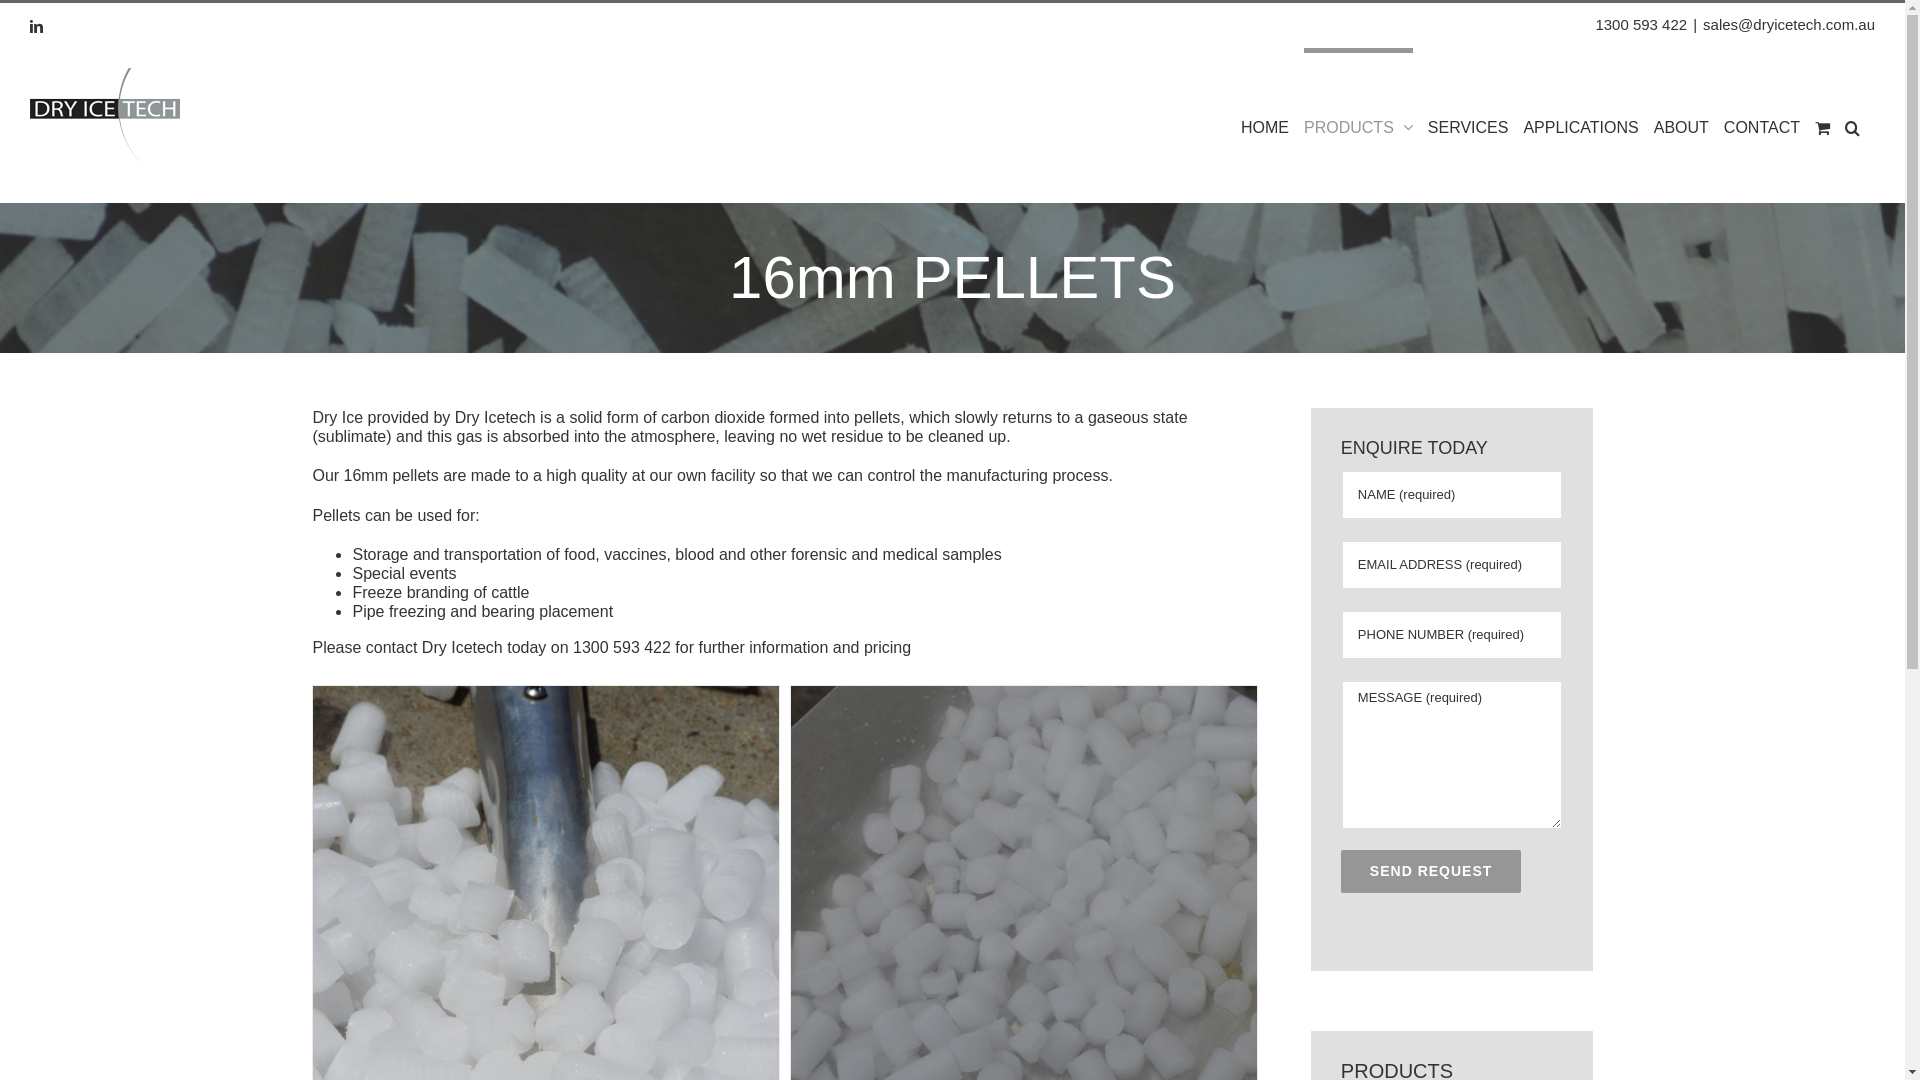 This screenshot has width=1920, height=1080. Describe the element at coordinates (1340, 870) in the screenshot. I see `'SEND REQUEST'` at that location.